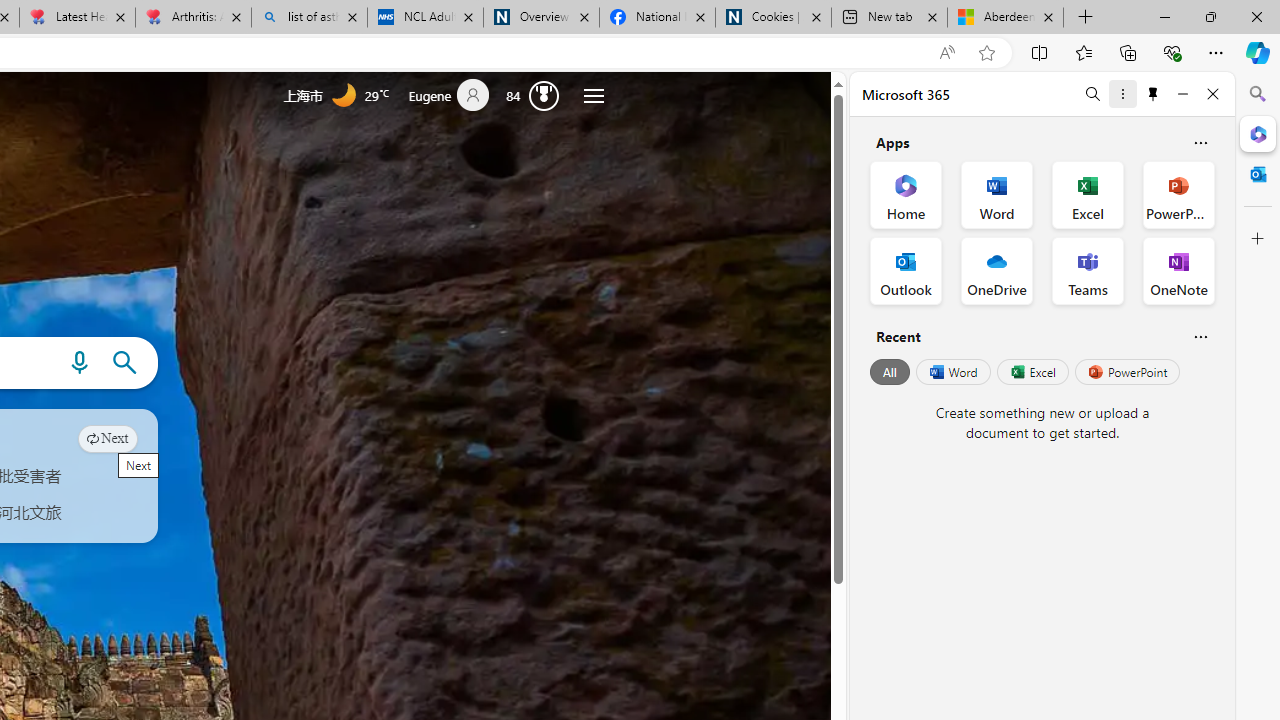 This screenshot has width=1280, height=720. Describe the element at coordinates (1006, 17) in the screenshot. I see `'Aberdeen, Hong Kong SAR hourly forecast | Microsoft Weather'` at that location.